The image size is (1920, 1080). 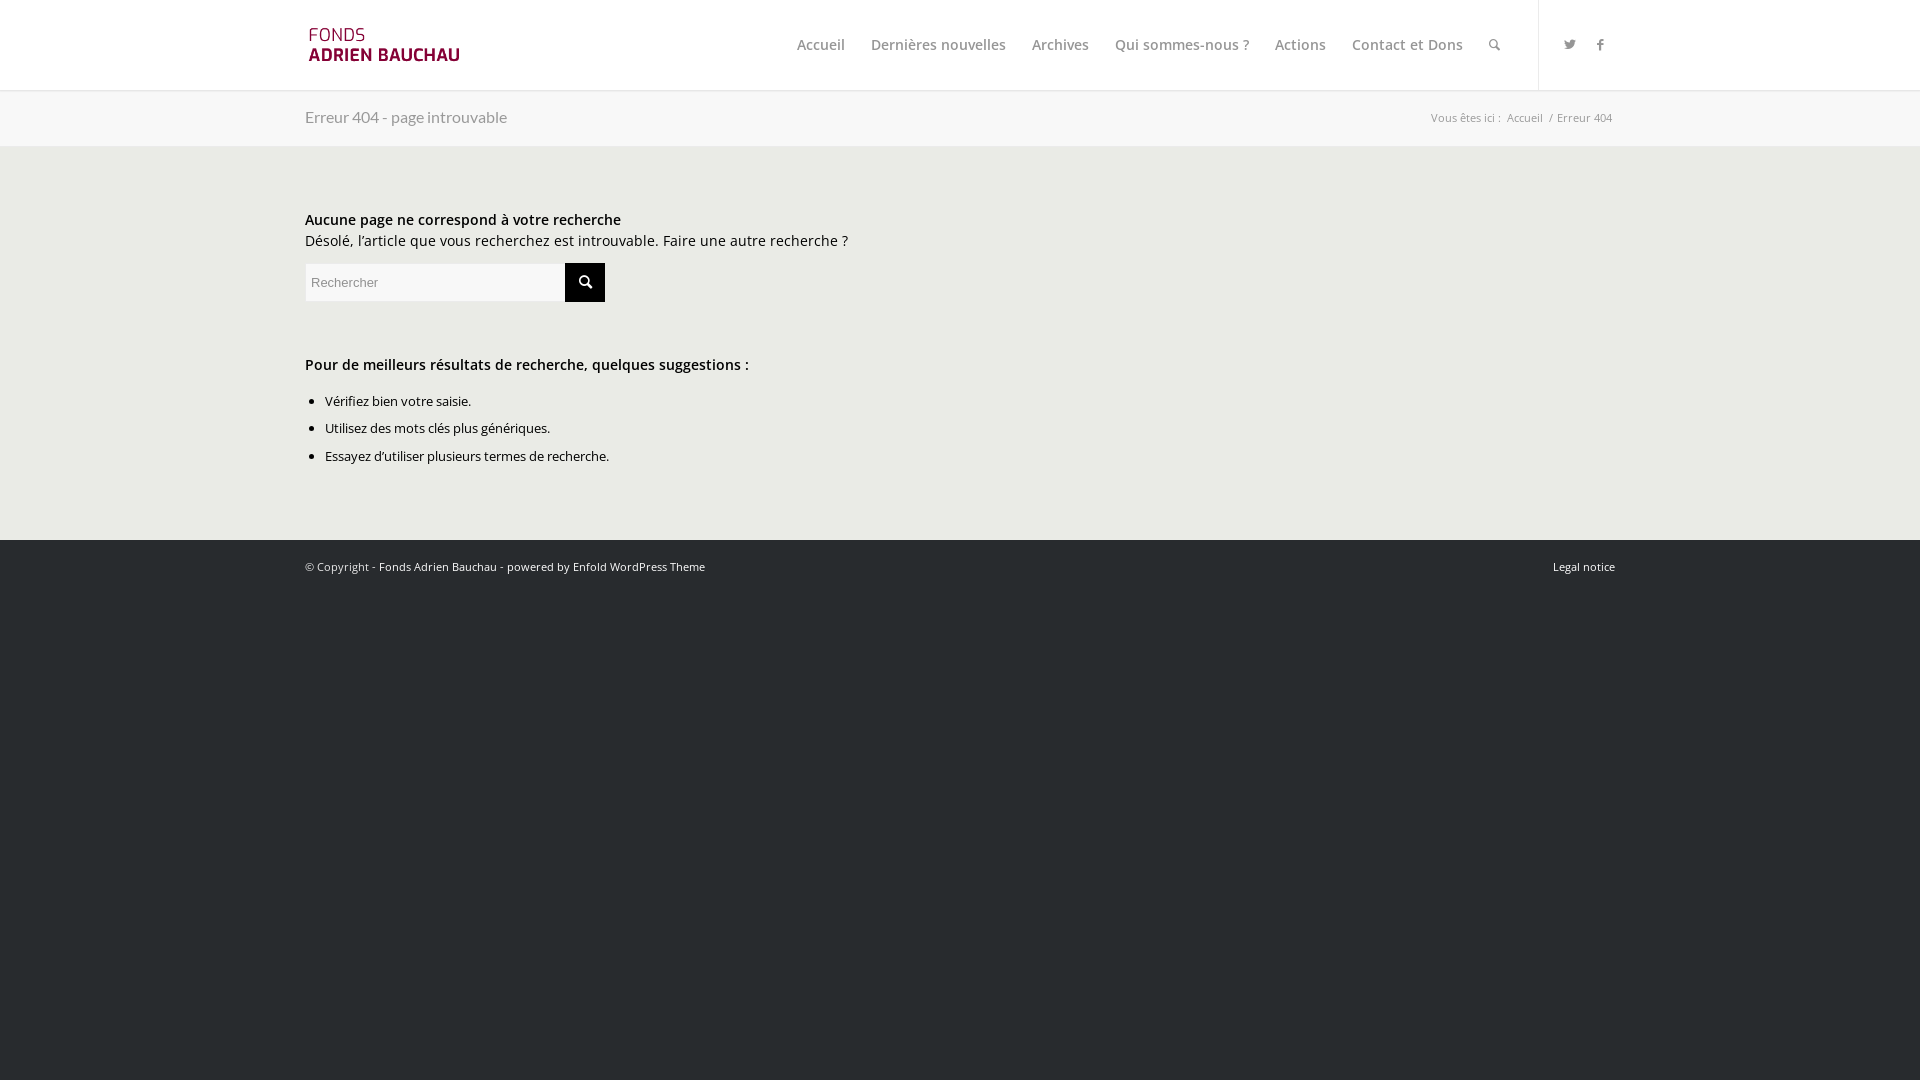 I want to click on 'Legal notice', so click(x=1583, y=566).